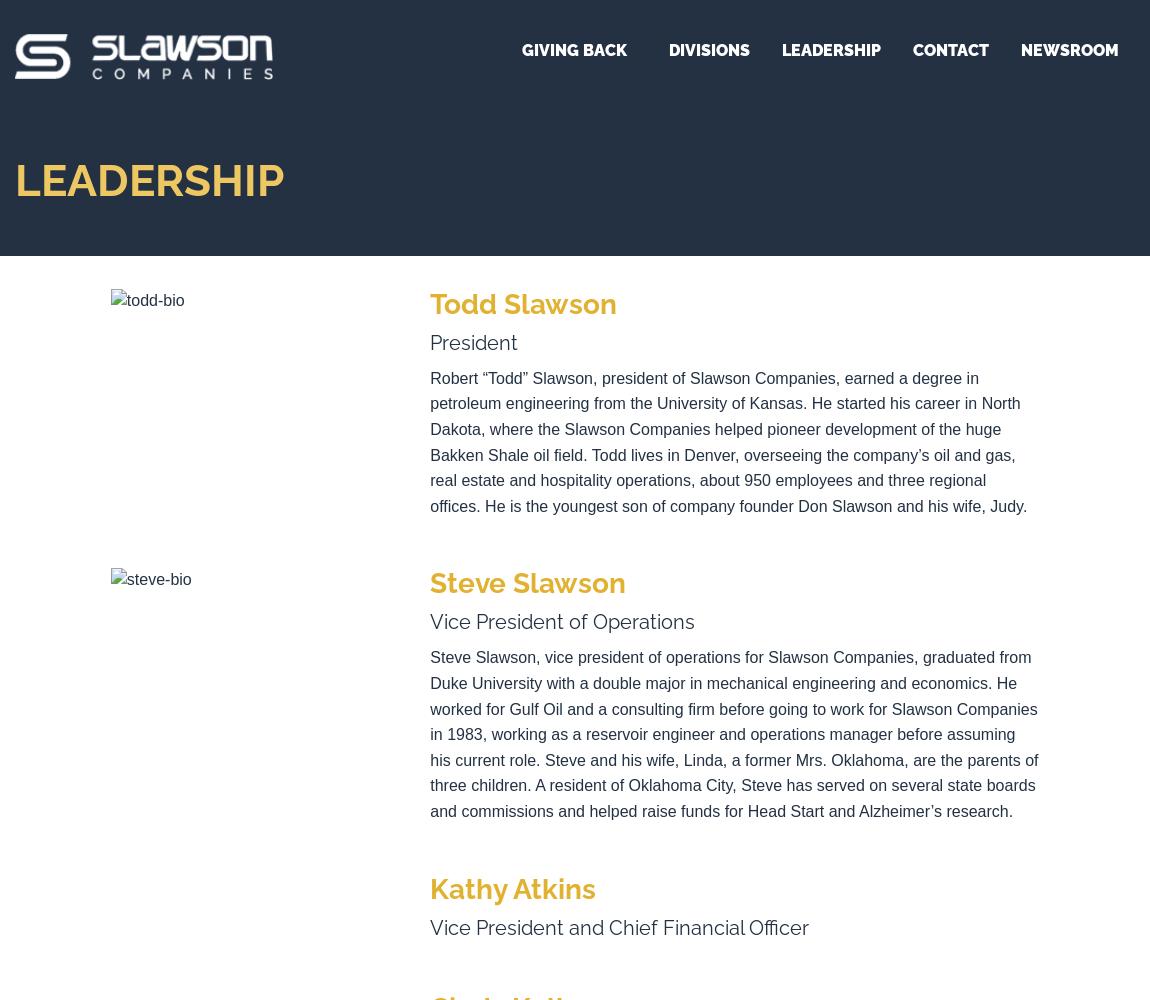 This screenshot has height=1000, width=1150. I want to click on 'Todd Slawson', so click(523, 303).